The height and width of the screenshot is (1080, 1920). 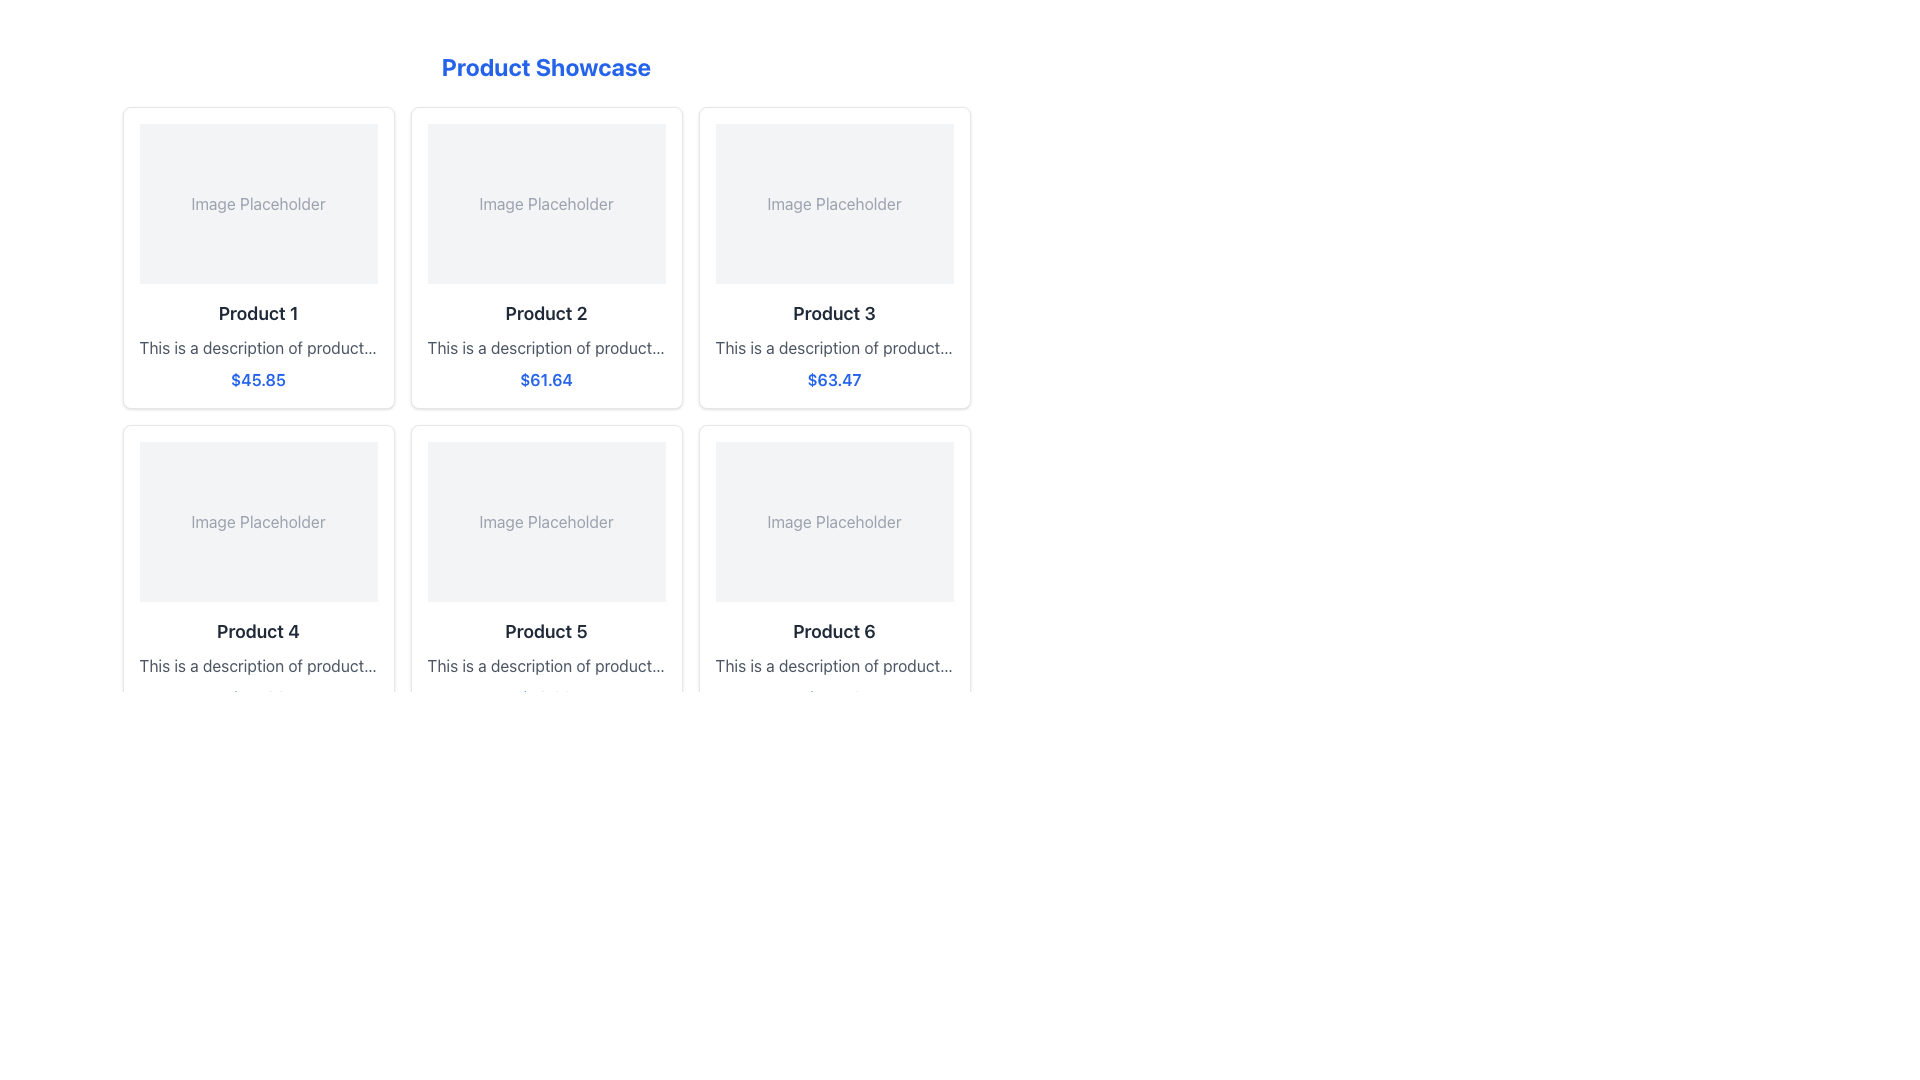 I want to click on the rectangular placeholder box with the centered text 'Image Placeholder' located in the top segment of the fourth product card in the grid, so click(x=257, y=520).